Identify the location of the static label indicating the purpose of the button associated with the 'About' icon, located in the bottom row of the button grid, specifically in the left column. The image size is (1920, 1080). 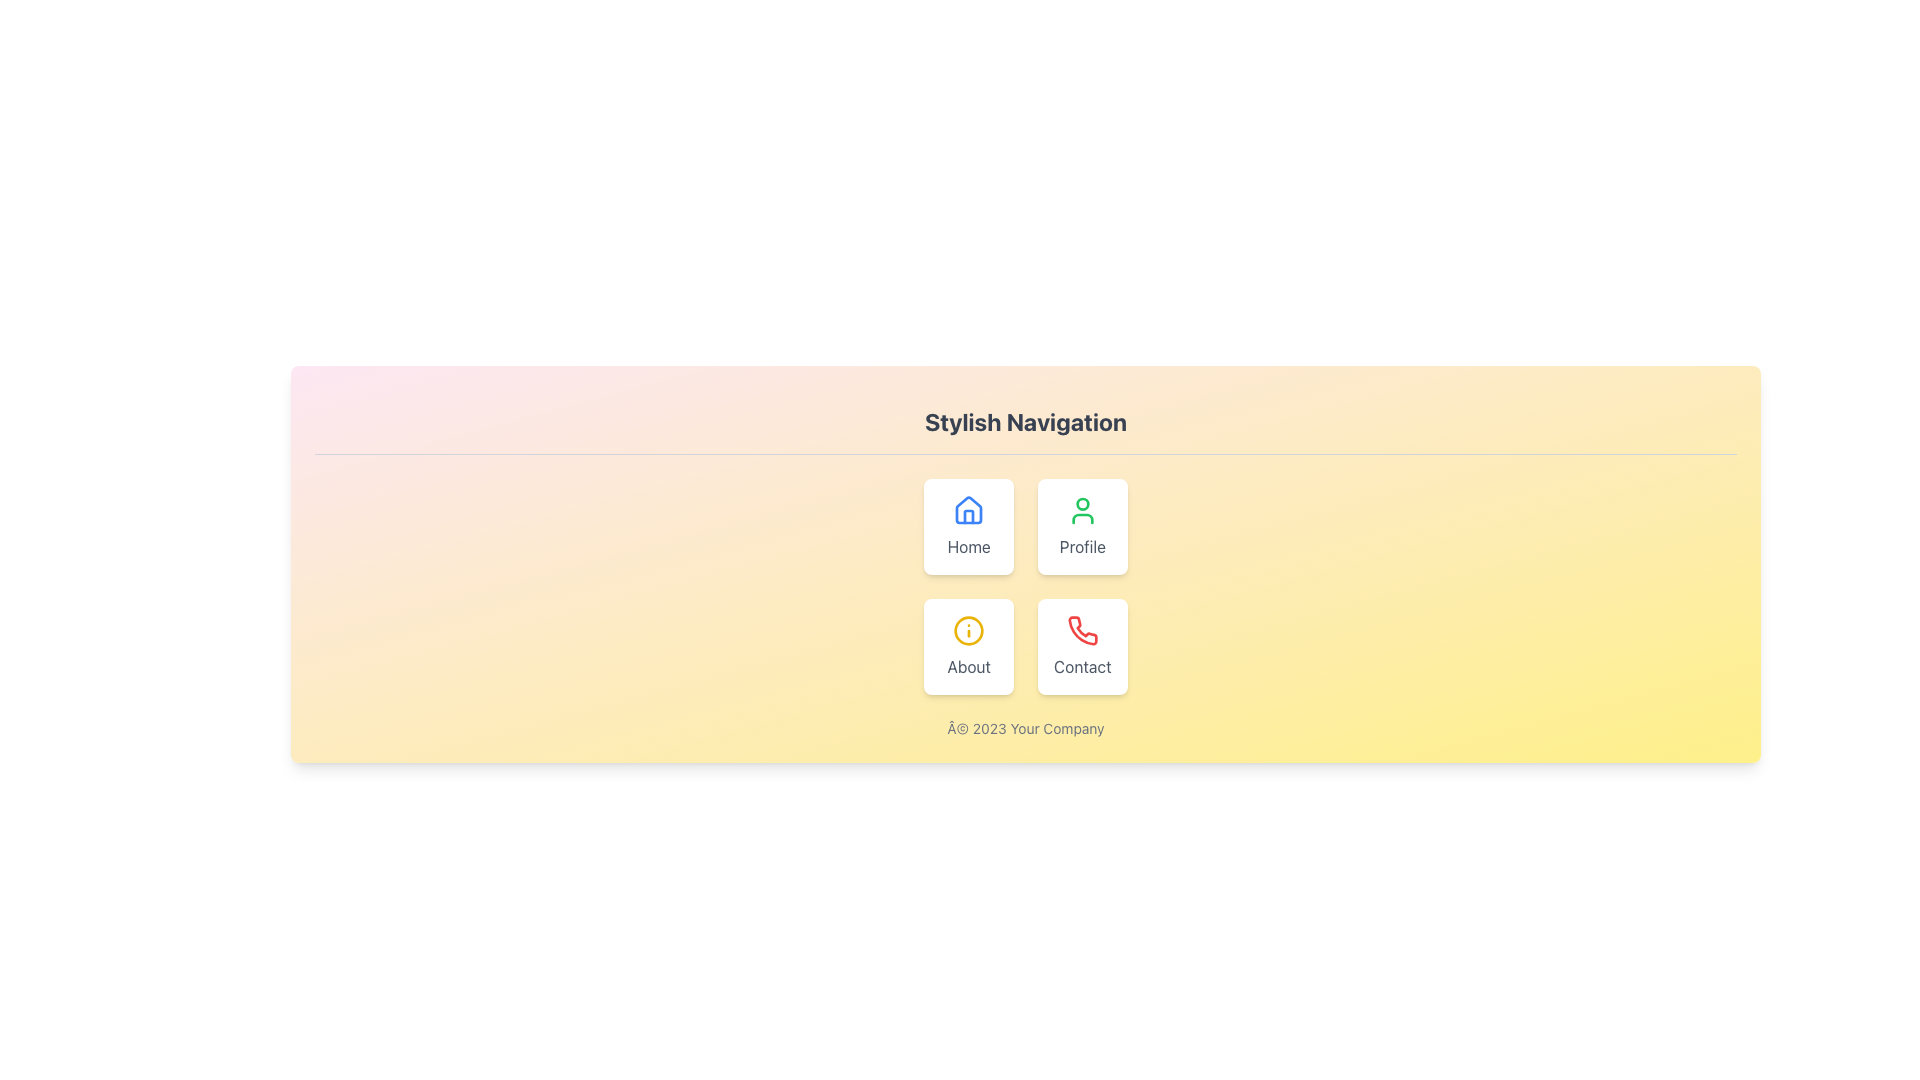
(969, 667).